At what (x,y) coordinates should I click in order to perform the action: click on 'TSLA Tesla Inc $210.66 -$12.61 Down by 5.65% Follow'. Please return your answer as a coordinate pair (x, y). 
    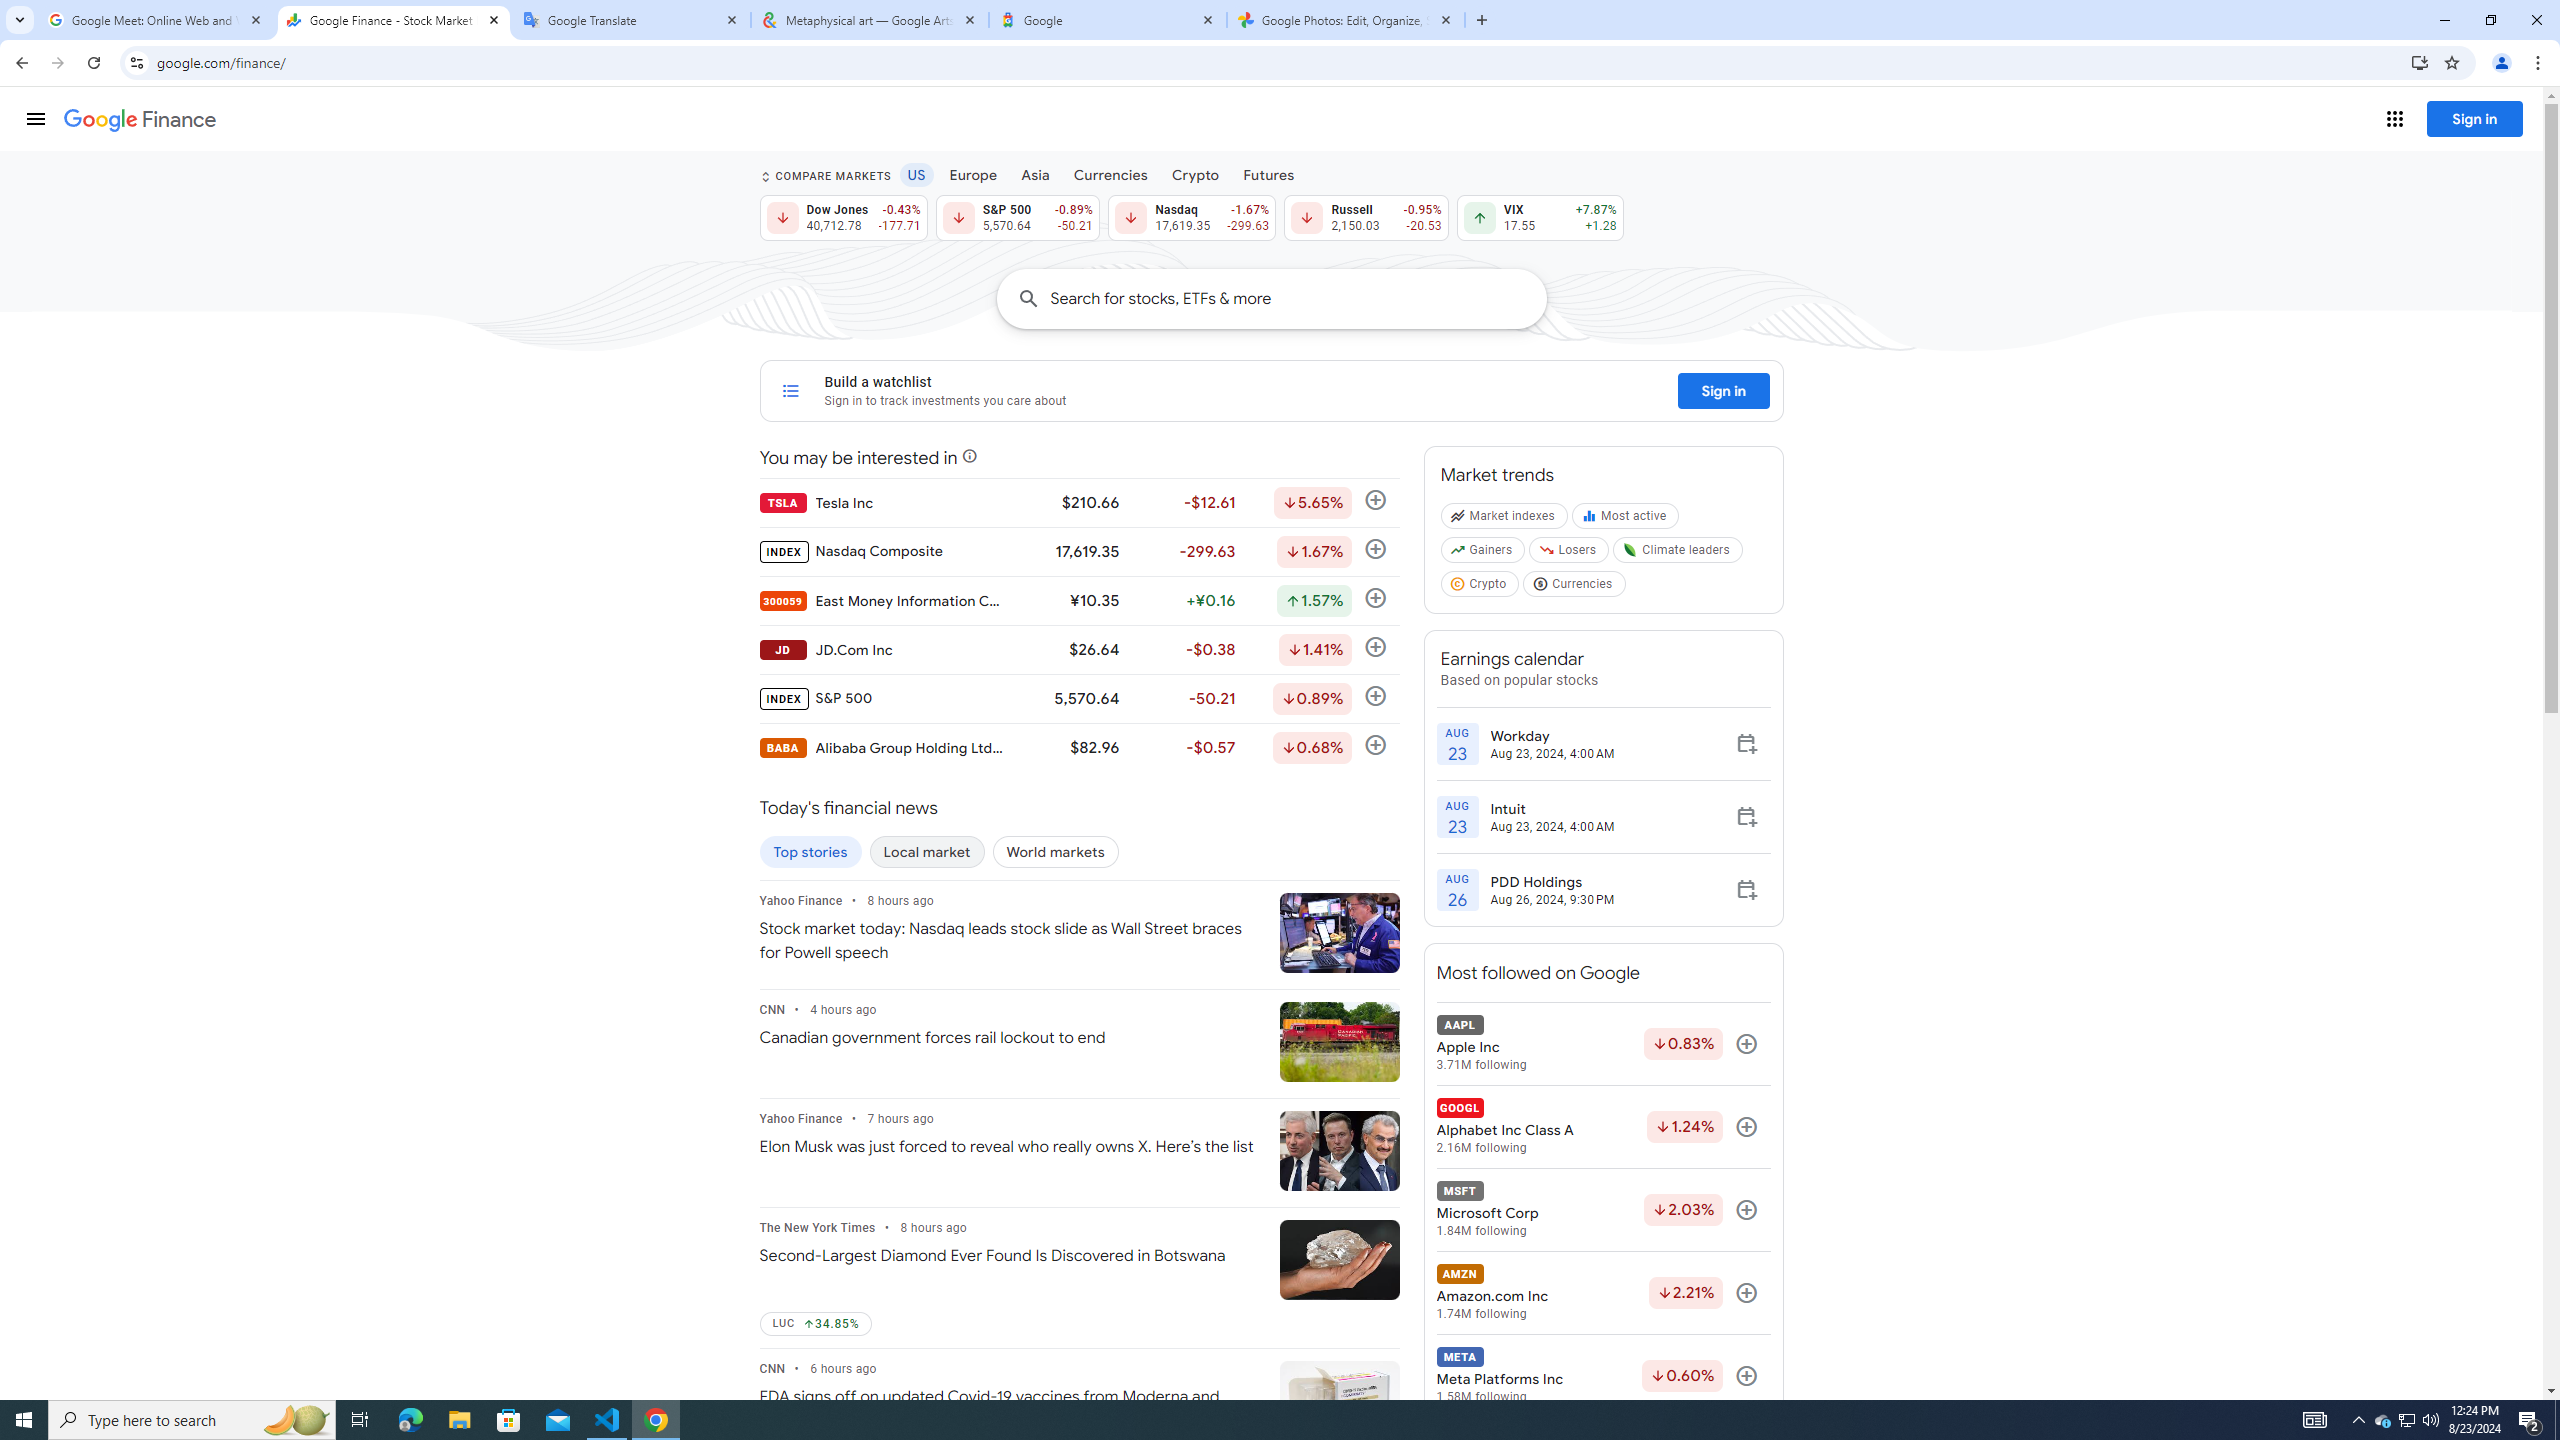
    Looking at the image, I should click on (1079, 501).